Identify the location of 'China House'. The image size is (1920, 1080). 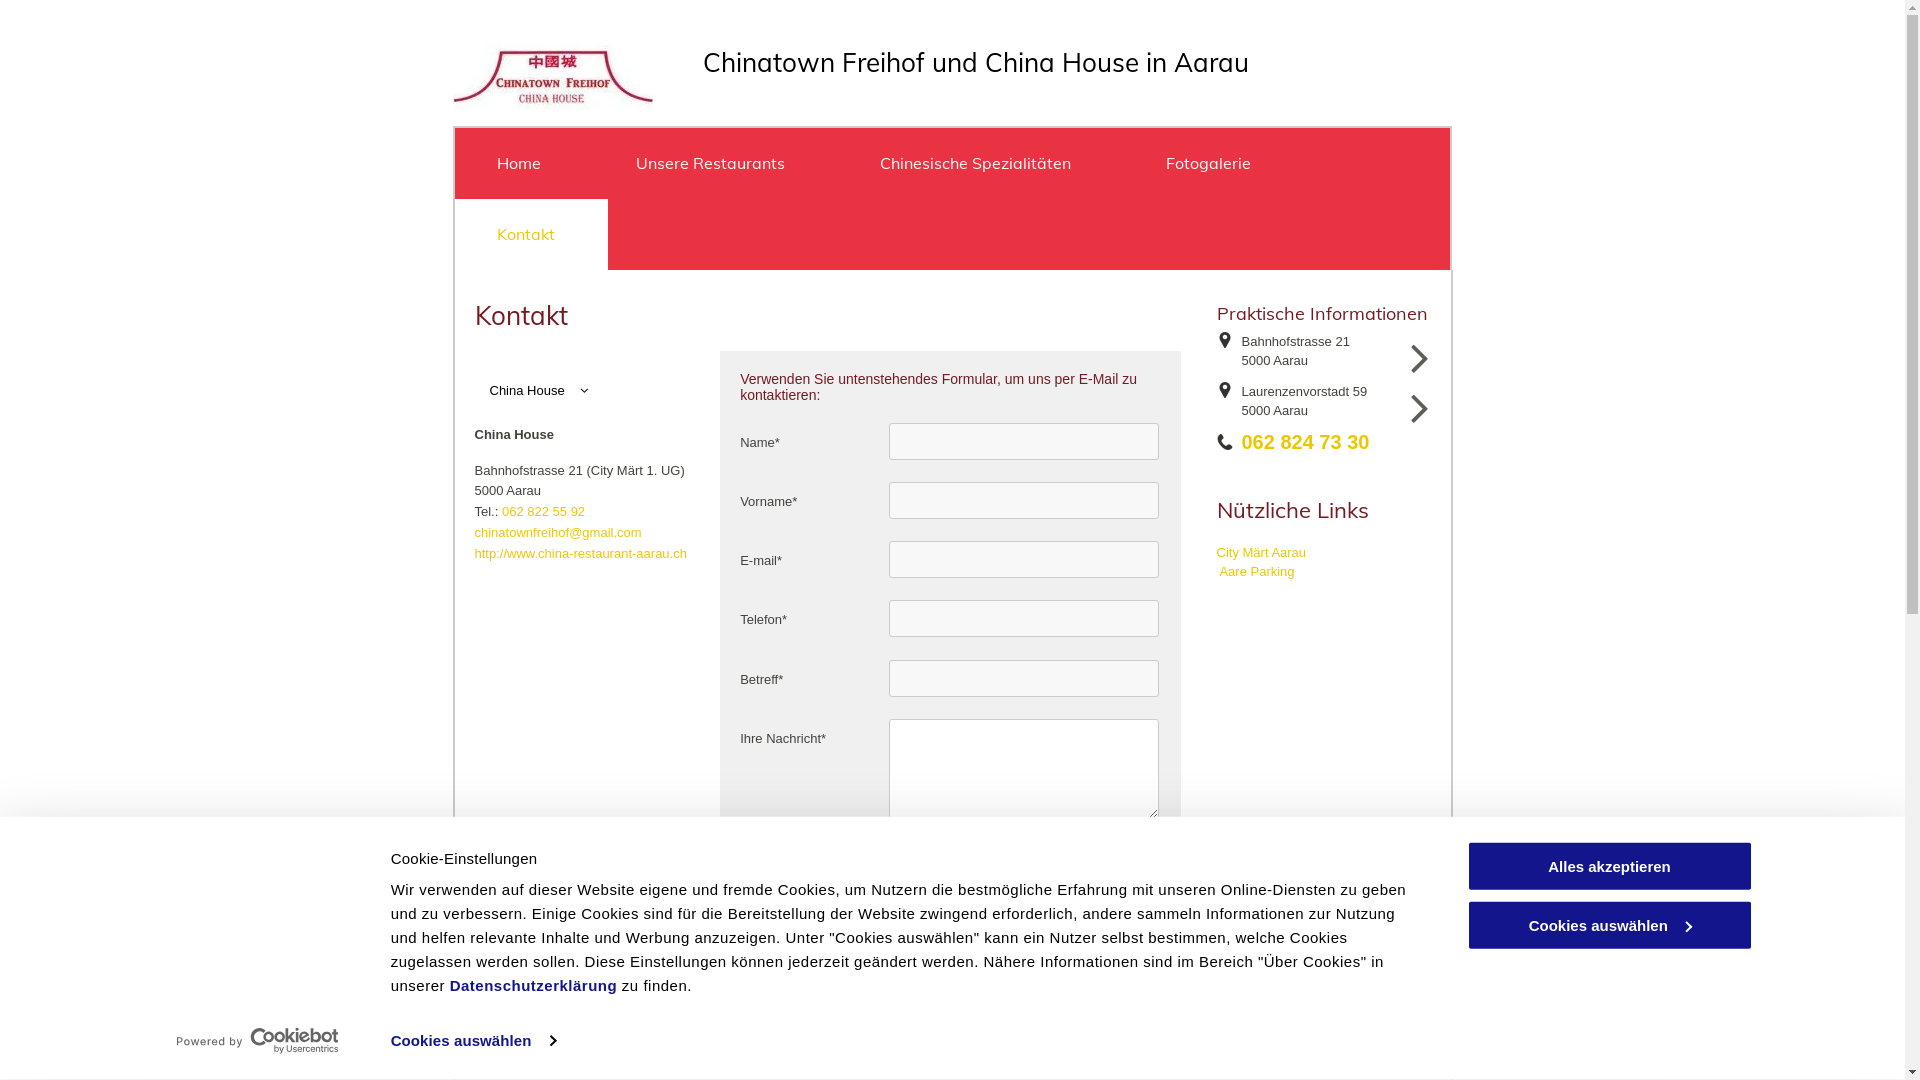
(584, 390).